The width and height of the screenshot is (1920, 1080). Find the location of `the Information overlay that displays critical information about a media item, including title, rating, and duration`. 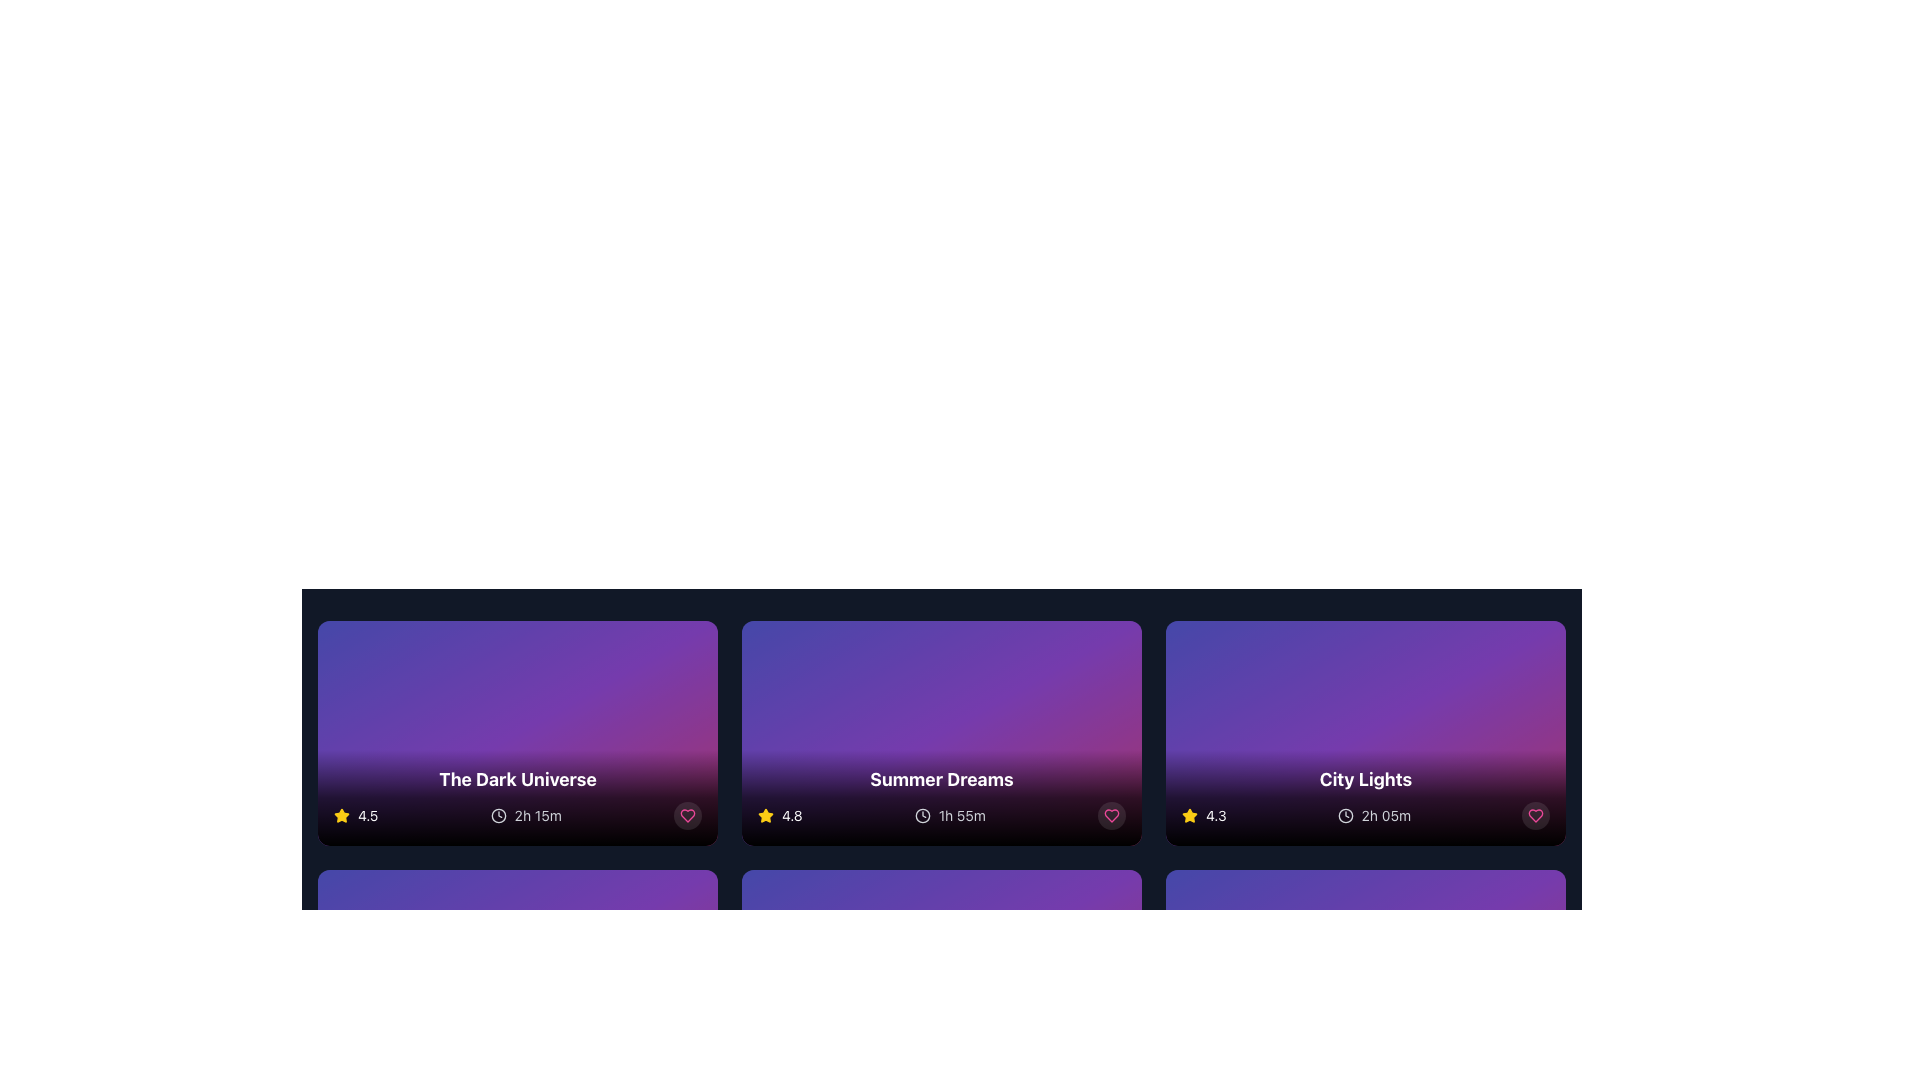

the Information overlay that displays critical information about a media item, including title, rating, and duration is located at coordinates (518, 797).